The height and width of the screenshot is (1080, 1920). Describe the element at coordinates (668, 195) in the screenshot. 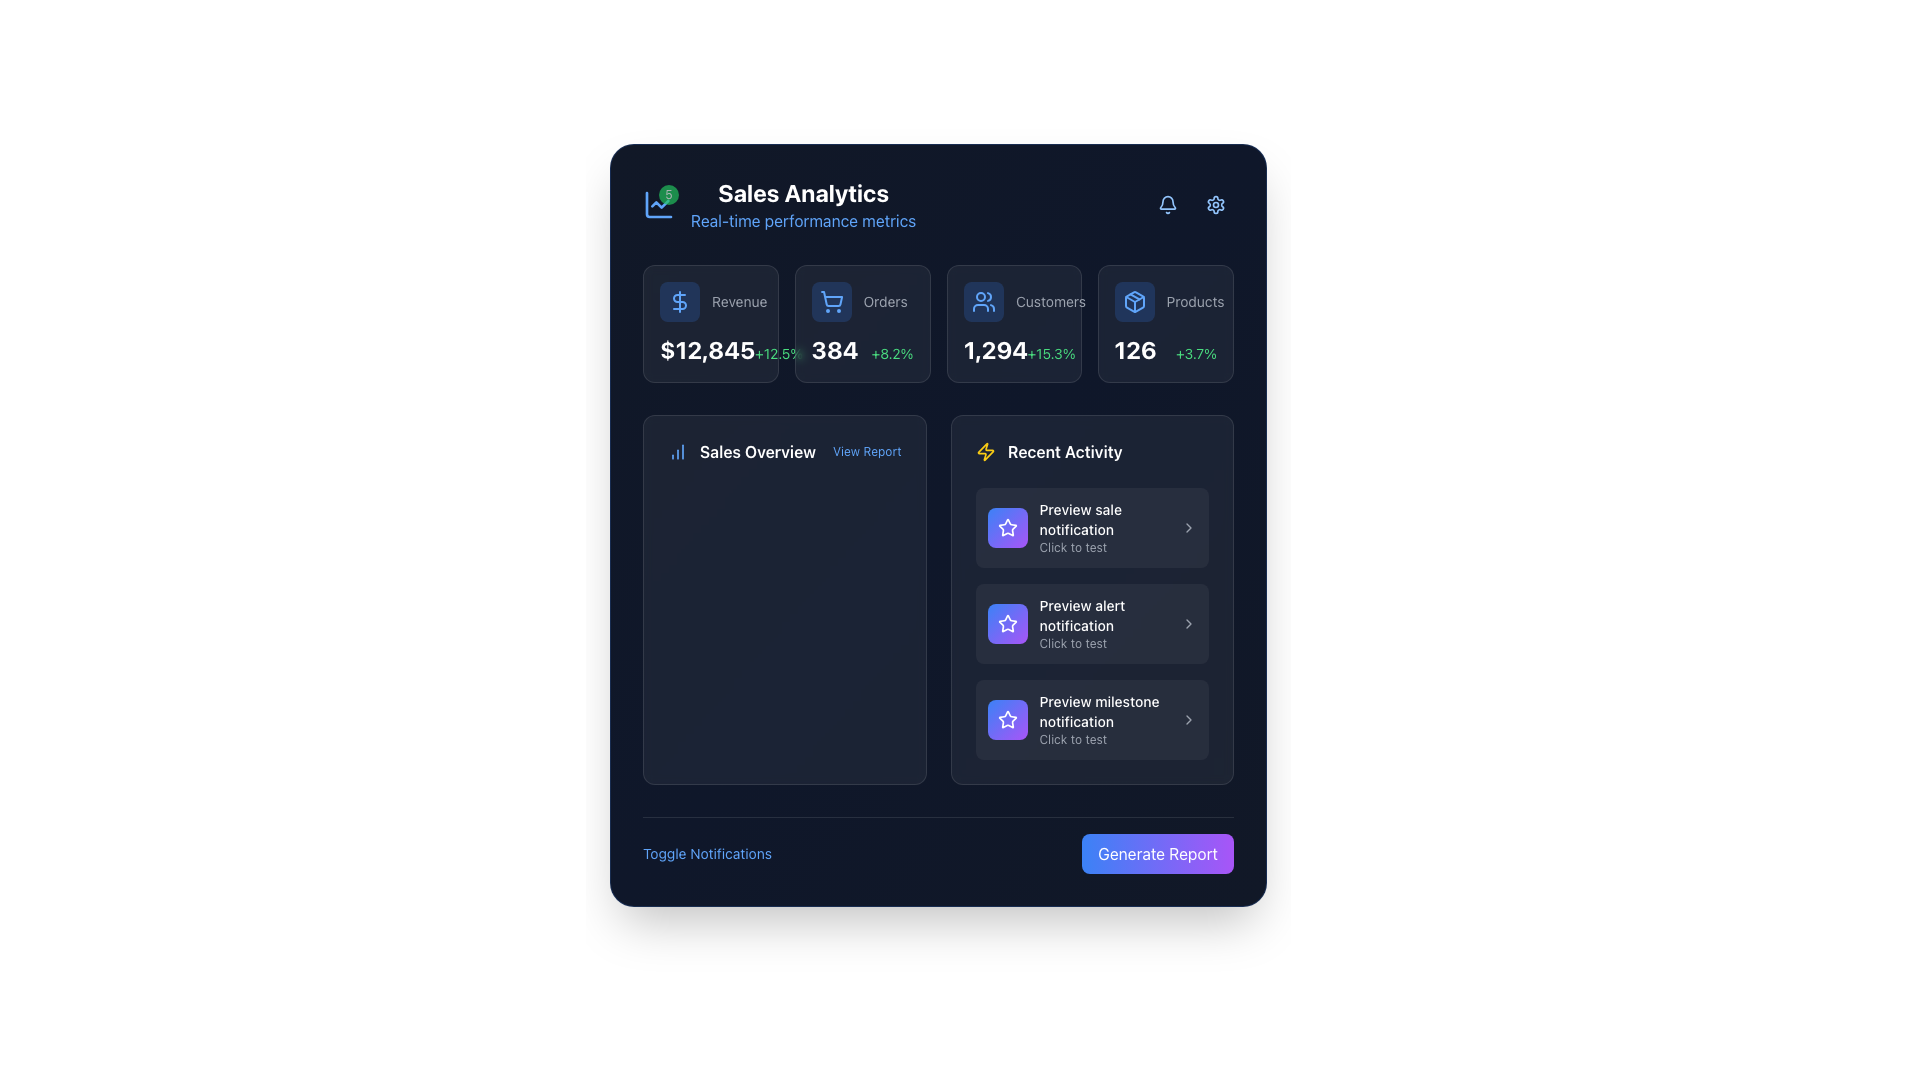

I see `the status of the notification badge, which is a small circular badge with a green background and the number '5' in white text centered, located at the top-right corner of the chart line graph icon` at that location.